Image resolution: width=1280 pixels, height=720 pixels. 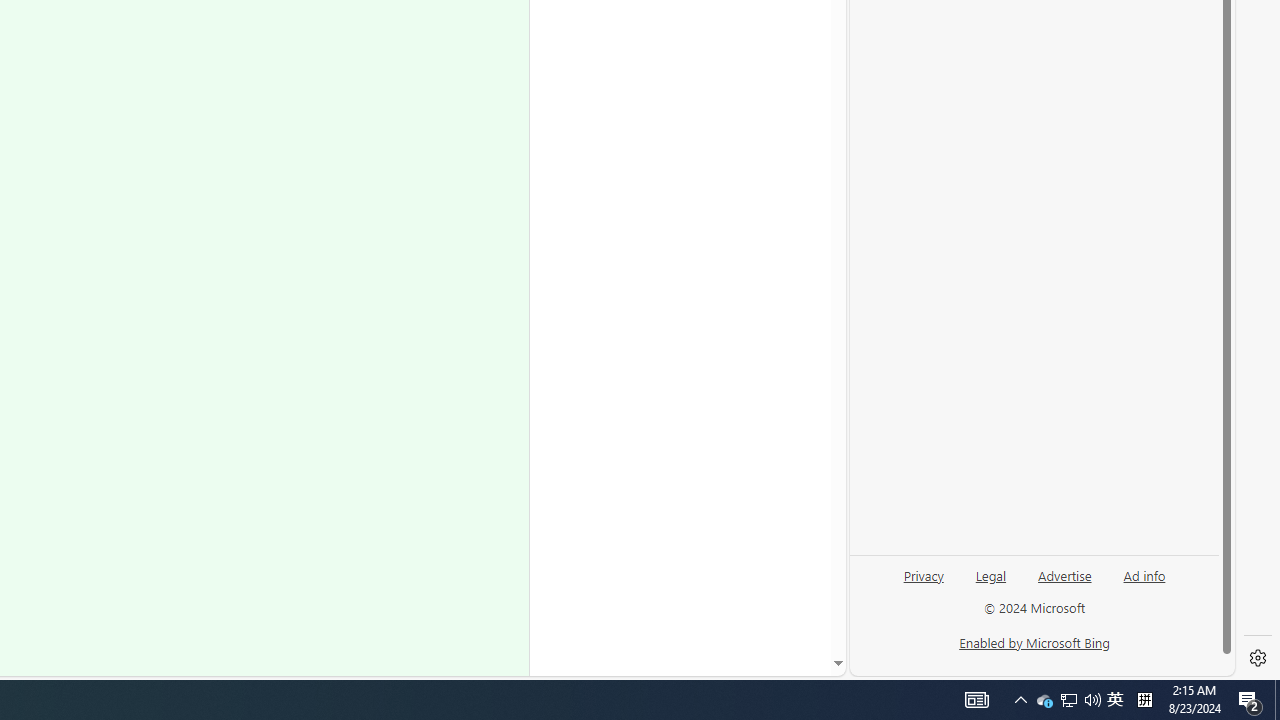 I want to click on 'Advertise', so click(x=1063, y=583).